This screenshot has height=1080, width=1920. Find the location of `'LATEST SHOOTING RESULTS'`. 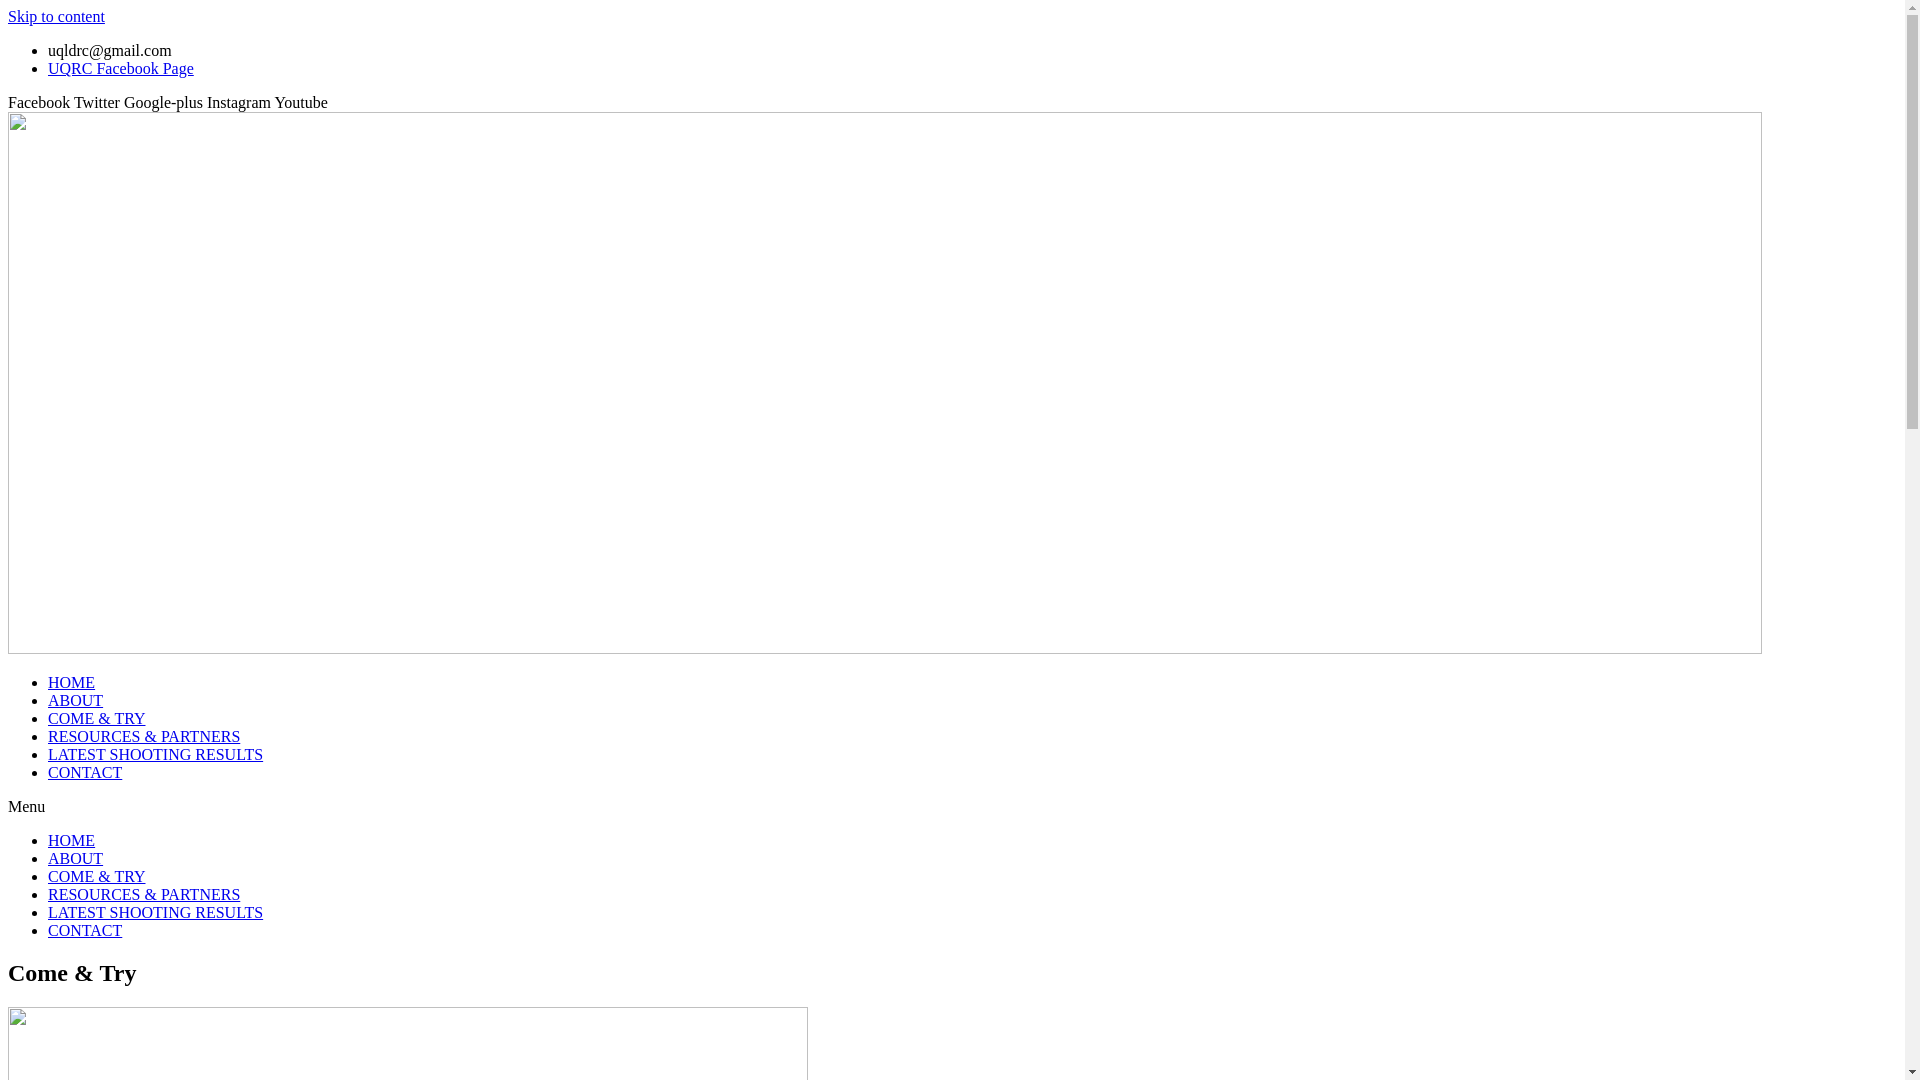

'LATEST SHOOTING RESULTS' is located at coordinates (154, 912).